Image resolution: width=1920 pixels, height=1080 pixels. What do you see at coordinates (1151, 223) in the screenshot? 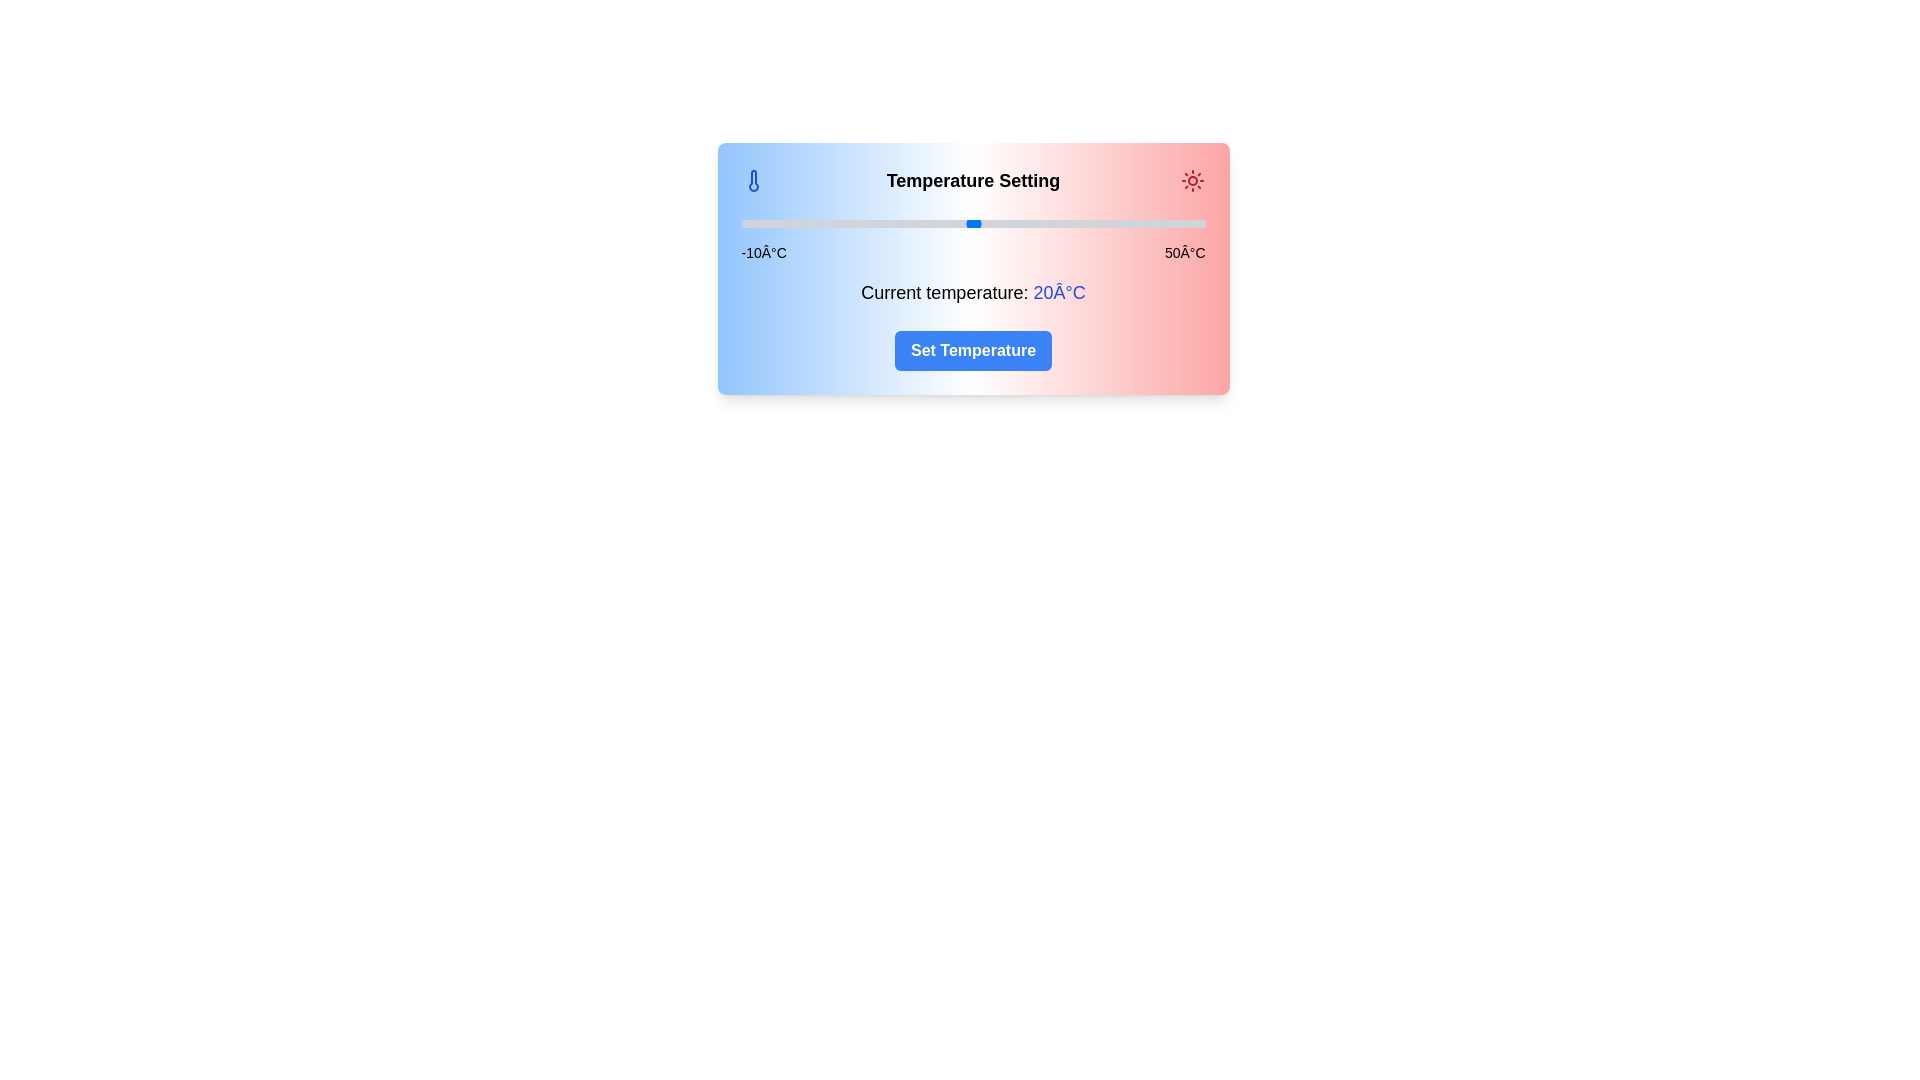
I see `the slider to set the temperature to 43°C` at bounding box center [1151, 223].